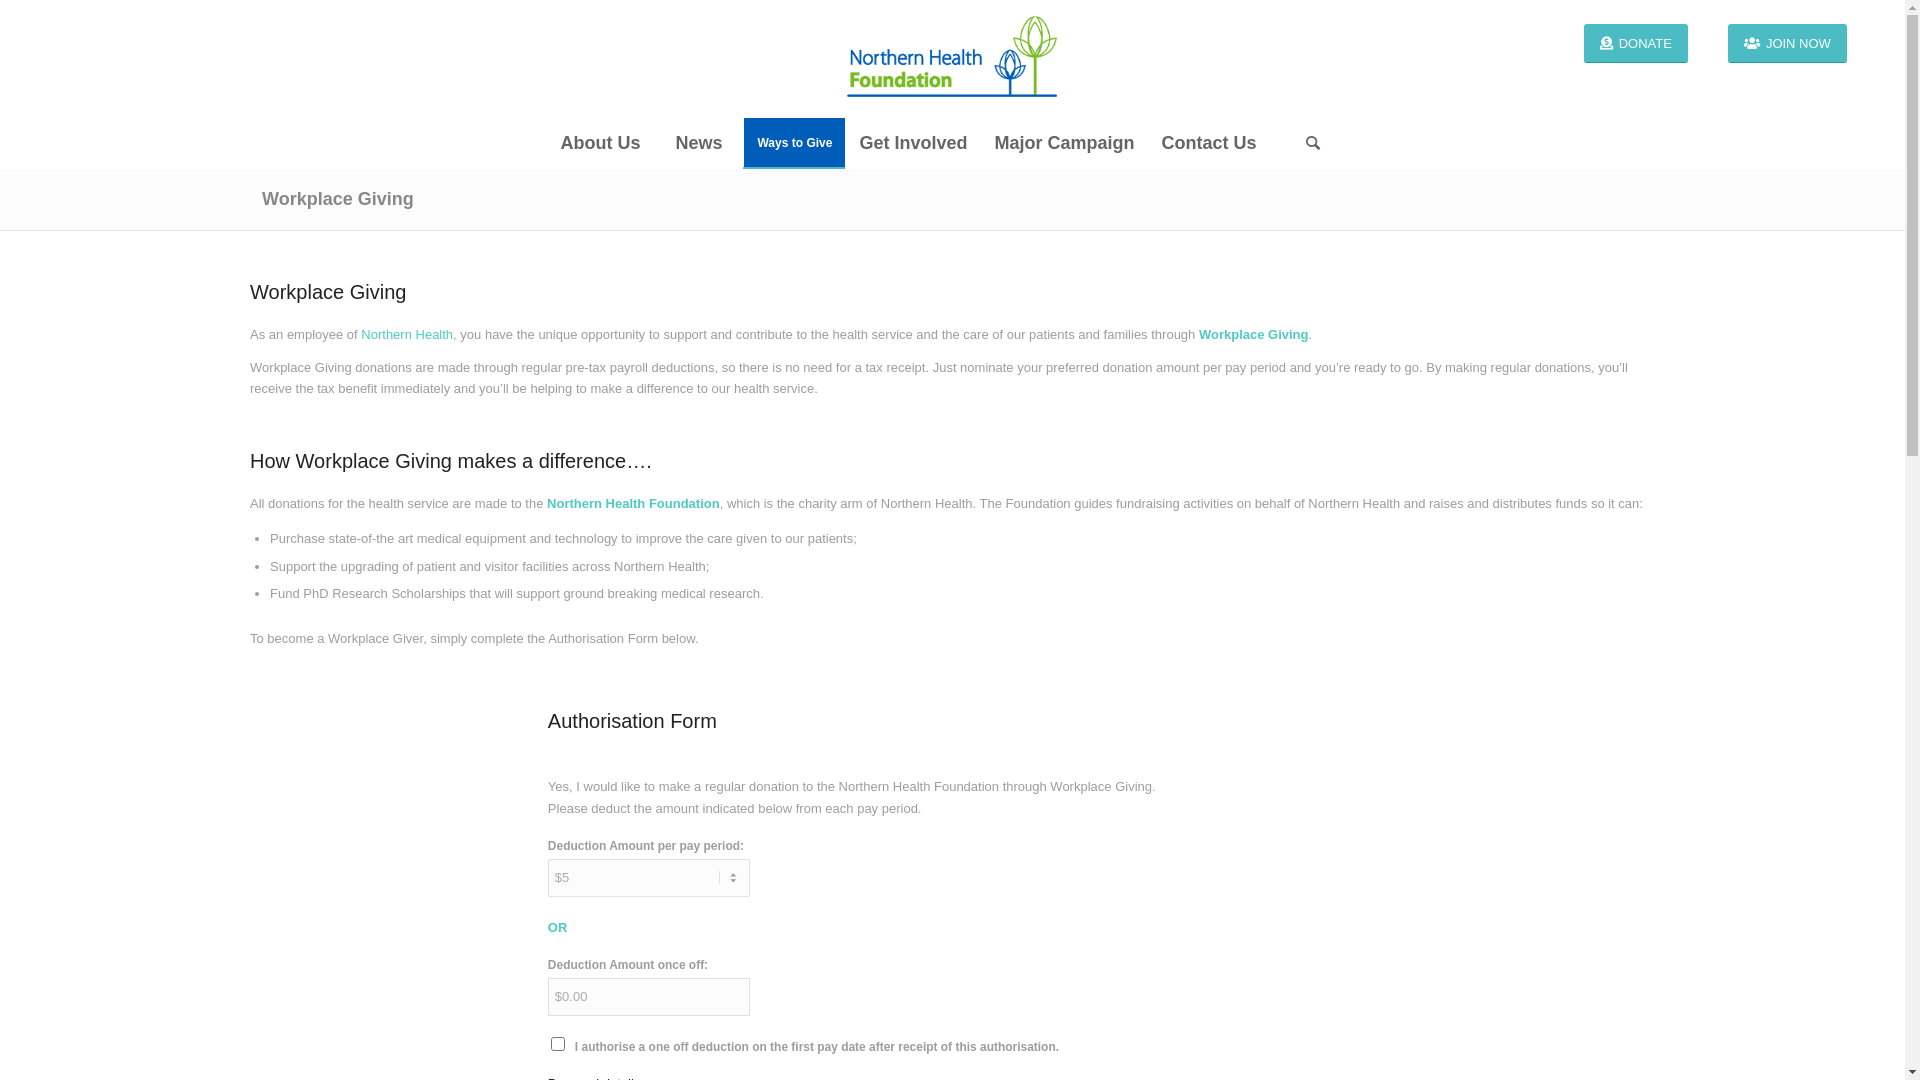 This screenshot has width=1920, height=1080. What do you see at coordinates (1062, 141) in the screenshot?
I see `'Major Campaign'` at bounding box center [1062, 141].